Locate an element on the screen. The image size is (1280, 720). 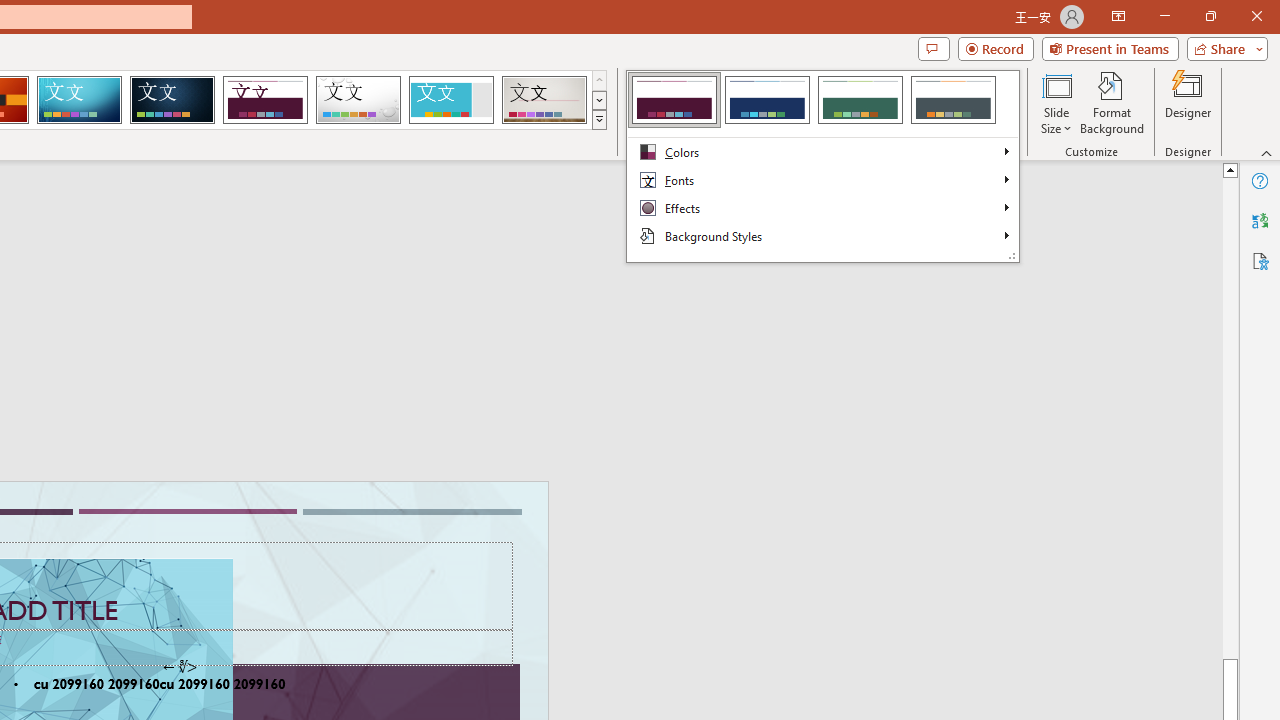
'Translator' is located at coordinates (1259, 221).